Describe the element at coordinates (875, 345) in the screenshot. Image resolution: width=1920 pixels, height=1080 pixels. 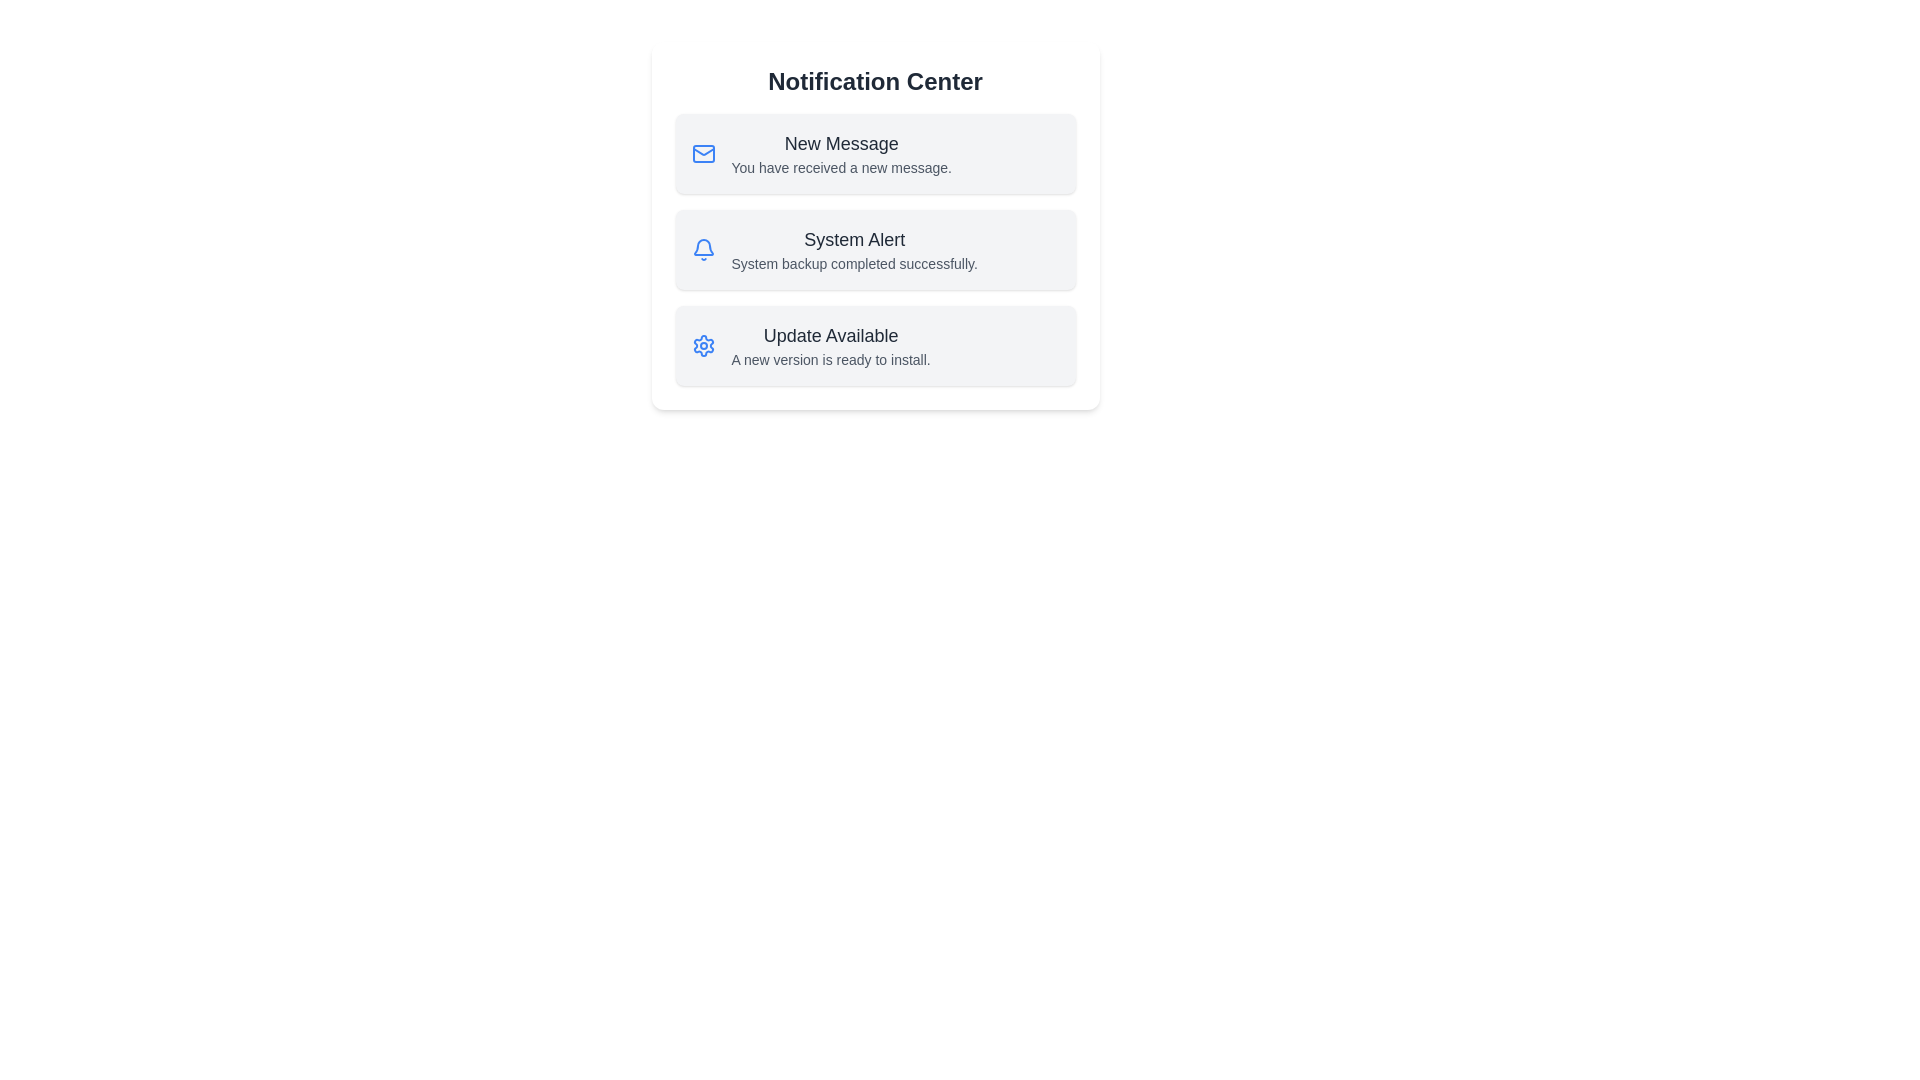
I see `the Notification box to acknowledge or access details about the available update` at that location.